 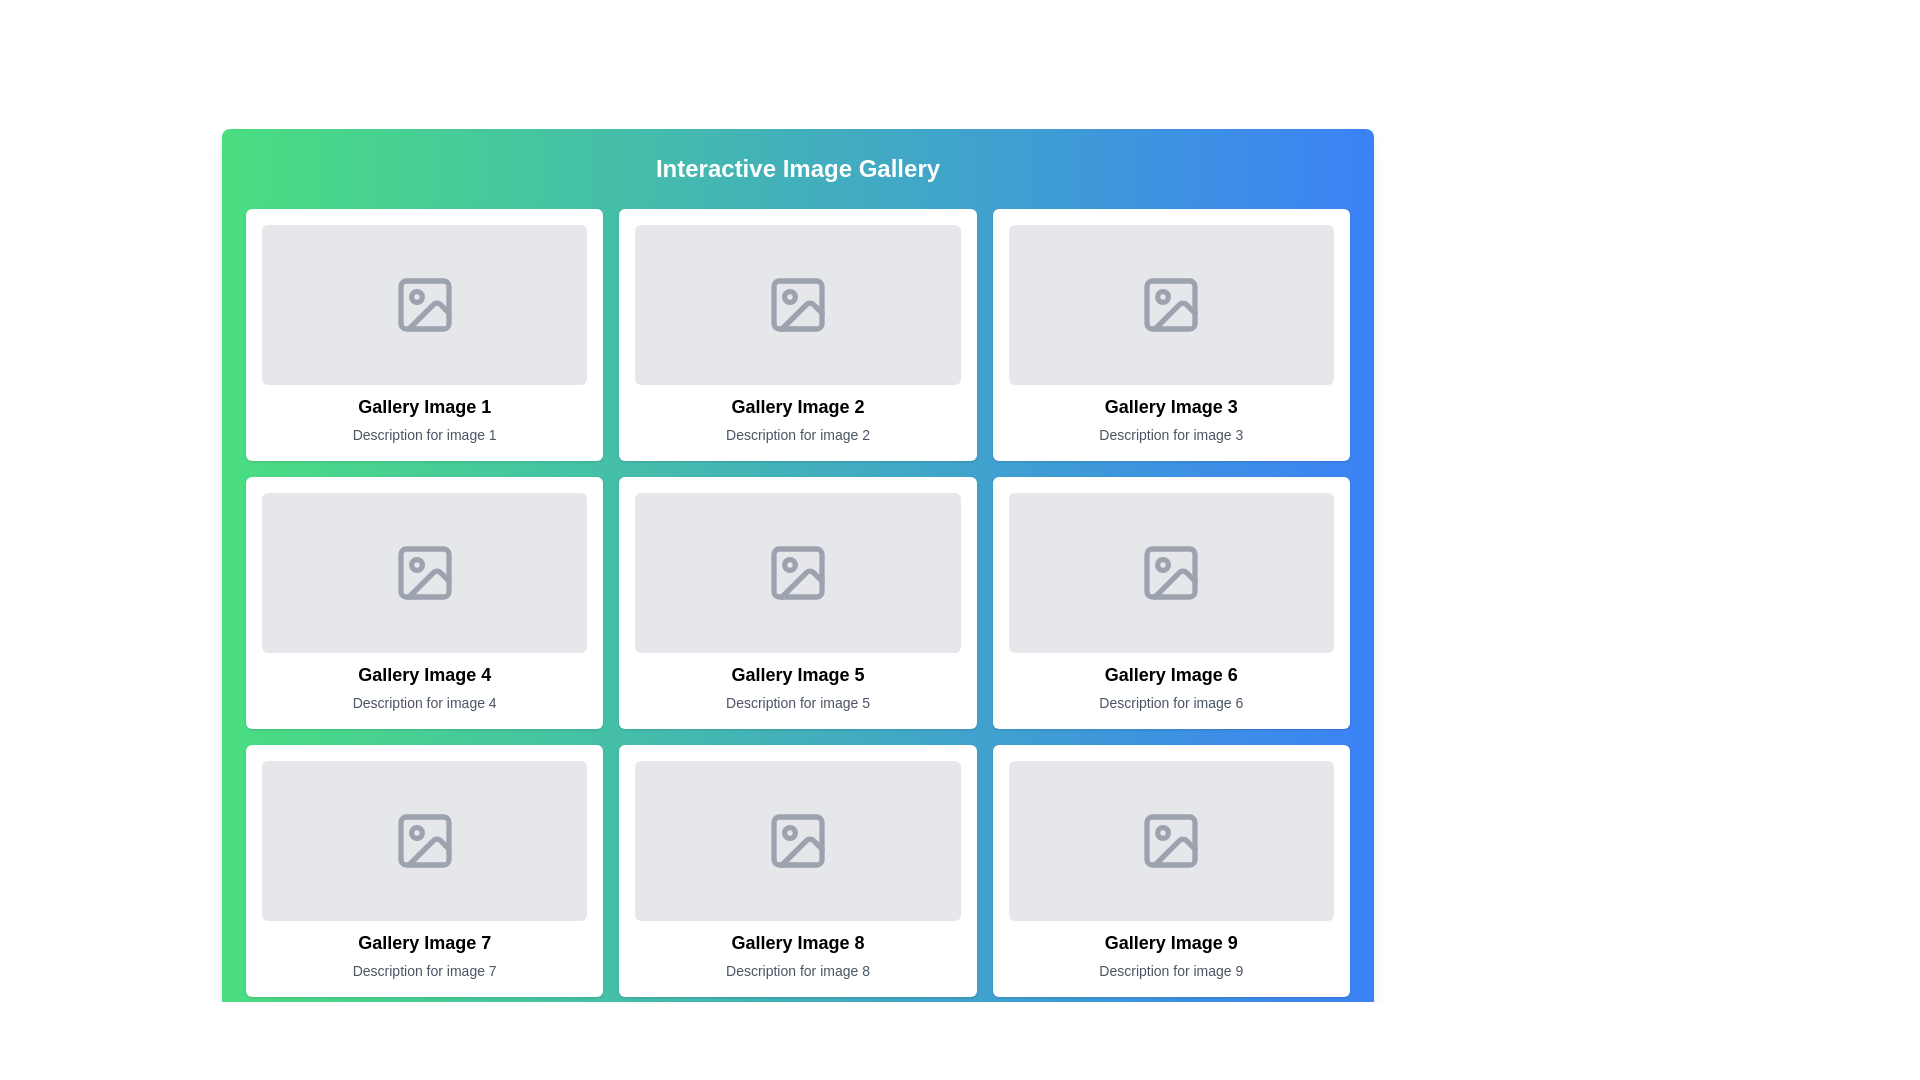 I want to click on the image placeholder with a light gray background and an icon indicating the absence of an image, so click(x=796, y=573).